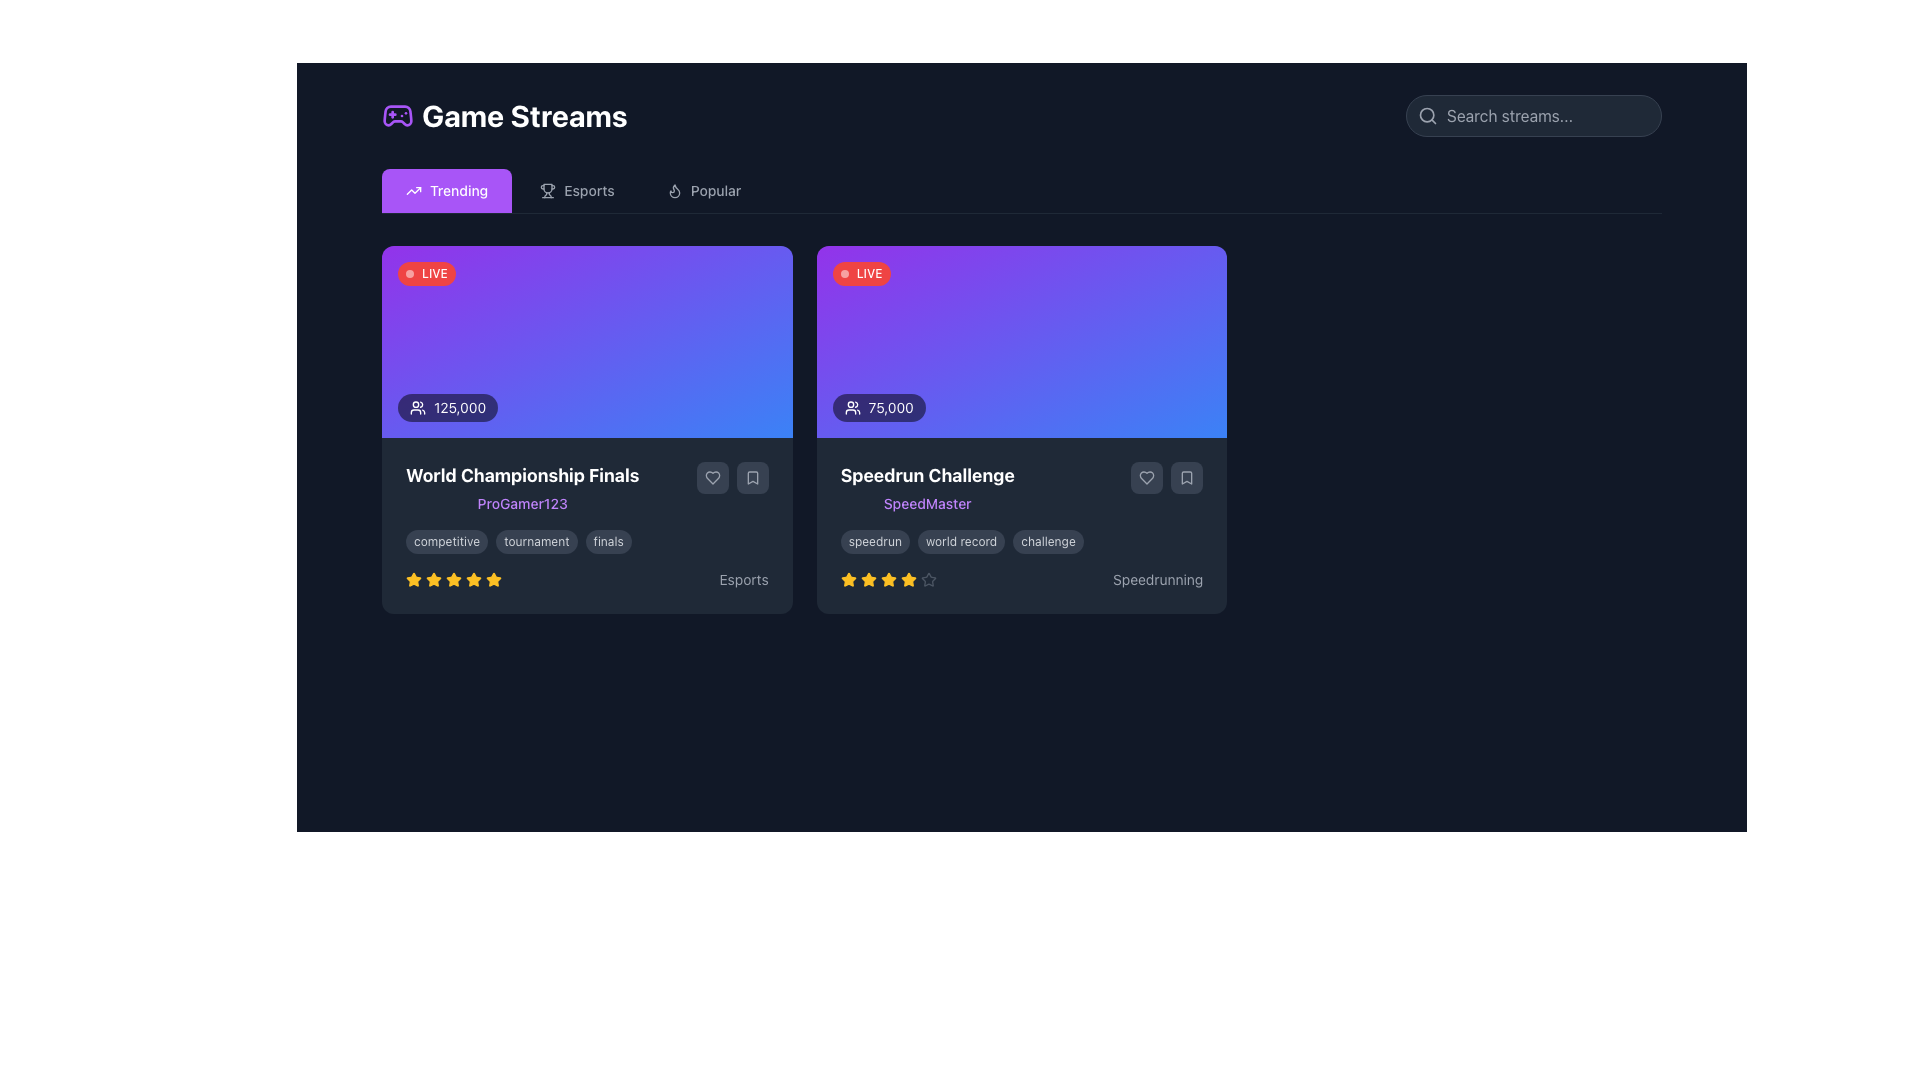 Image resolution: width=1920 pixels, height=1080 pixels. What do you see at coordinates (926, 475) in the screenshot?
I see `the Text Header that serves as the title for the card summarizing the 'Speedrun Challenge', located on the second card in the 'Game Streams' section` at bounding box center [926, 475].